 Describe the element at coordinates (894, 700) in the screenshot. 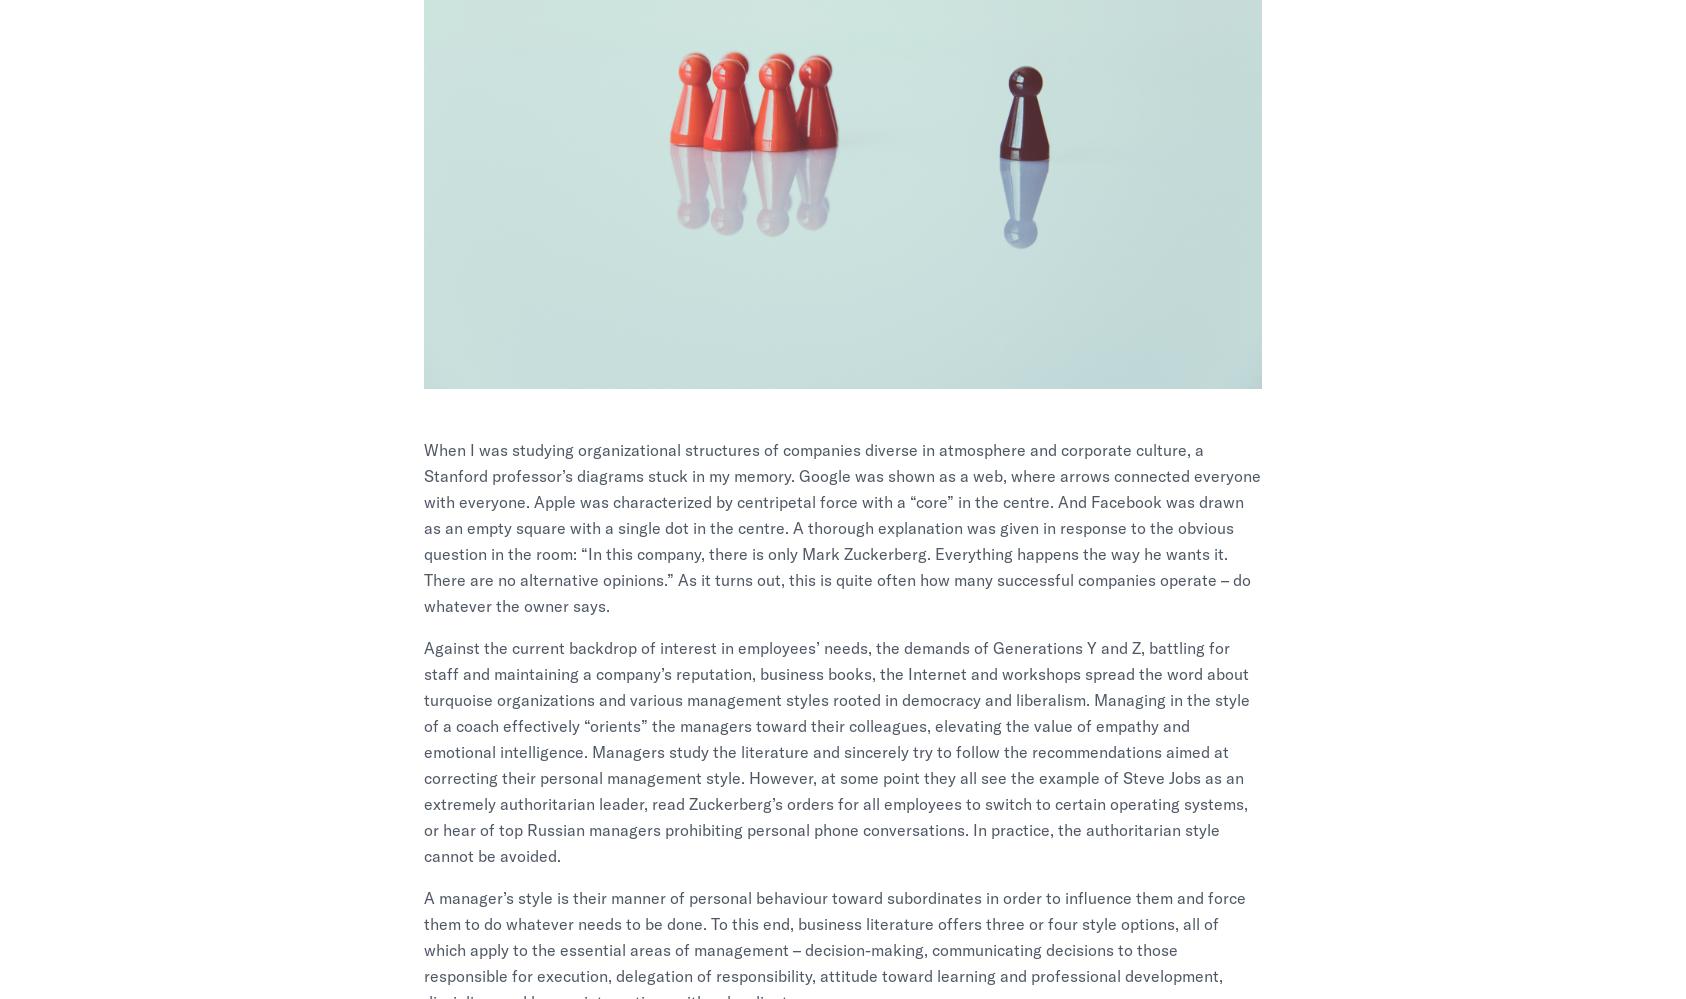

I see `'Product'` at that location.